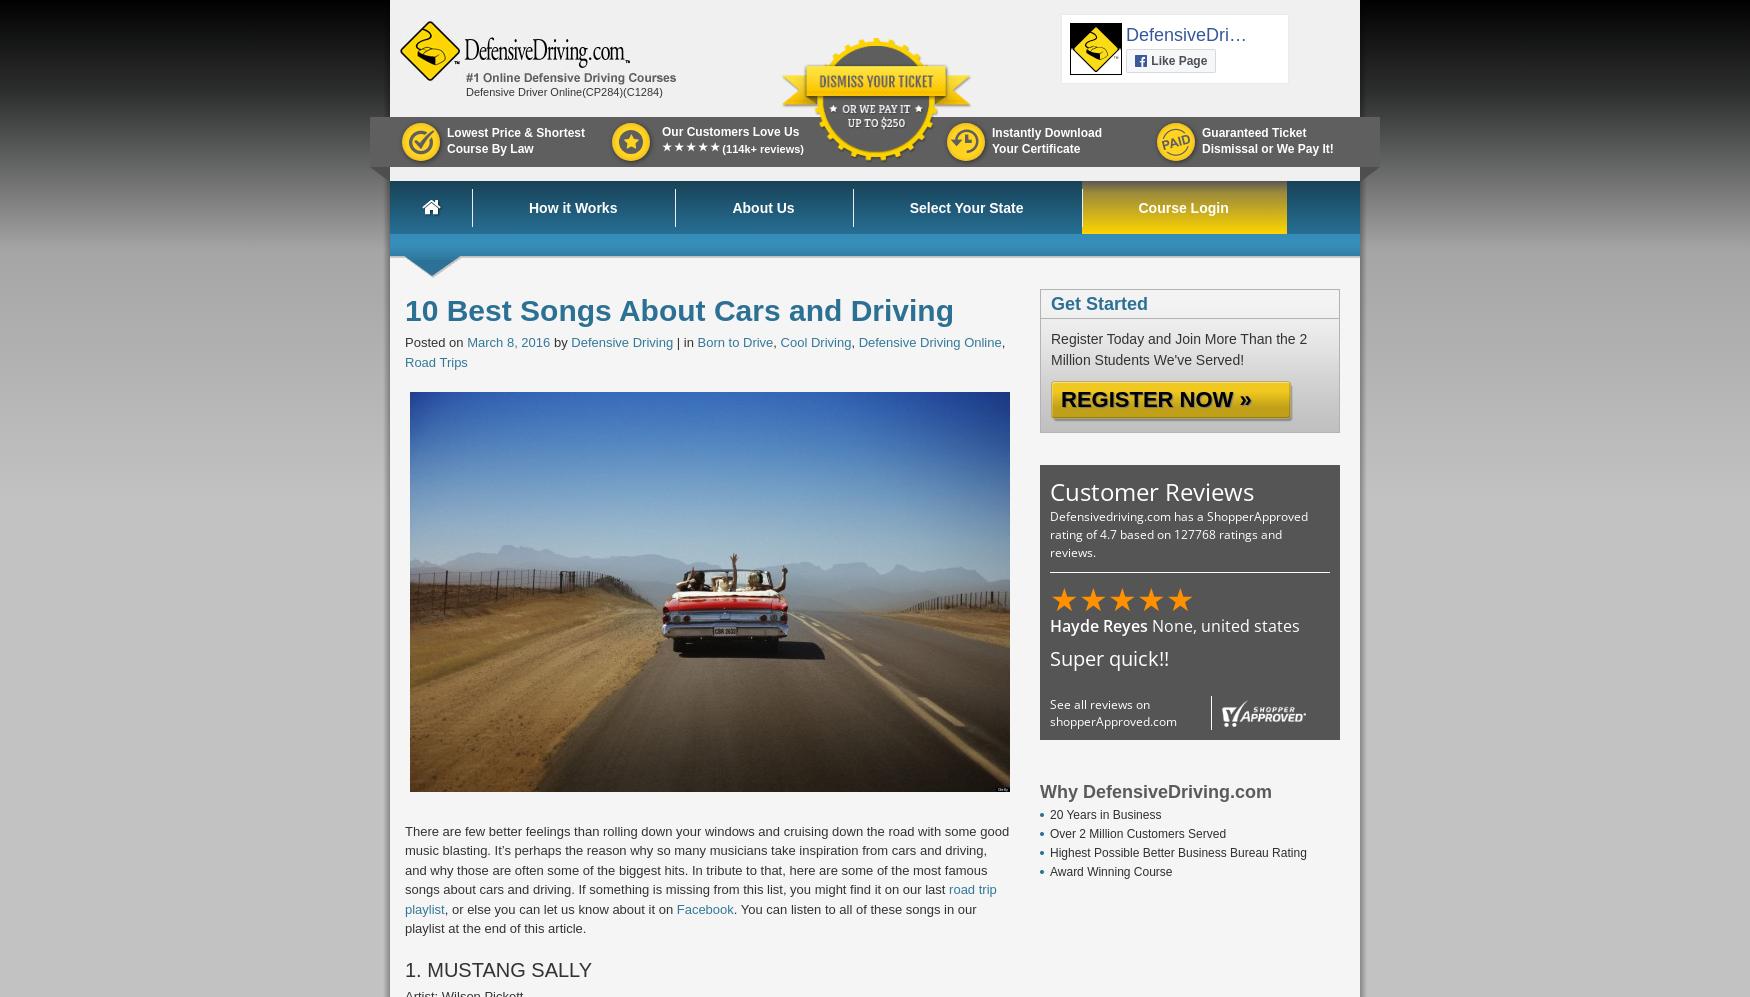 The height and width of the screenshot is (997, 1750). I want to click on 'Select Your State', so click(907, 207).